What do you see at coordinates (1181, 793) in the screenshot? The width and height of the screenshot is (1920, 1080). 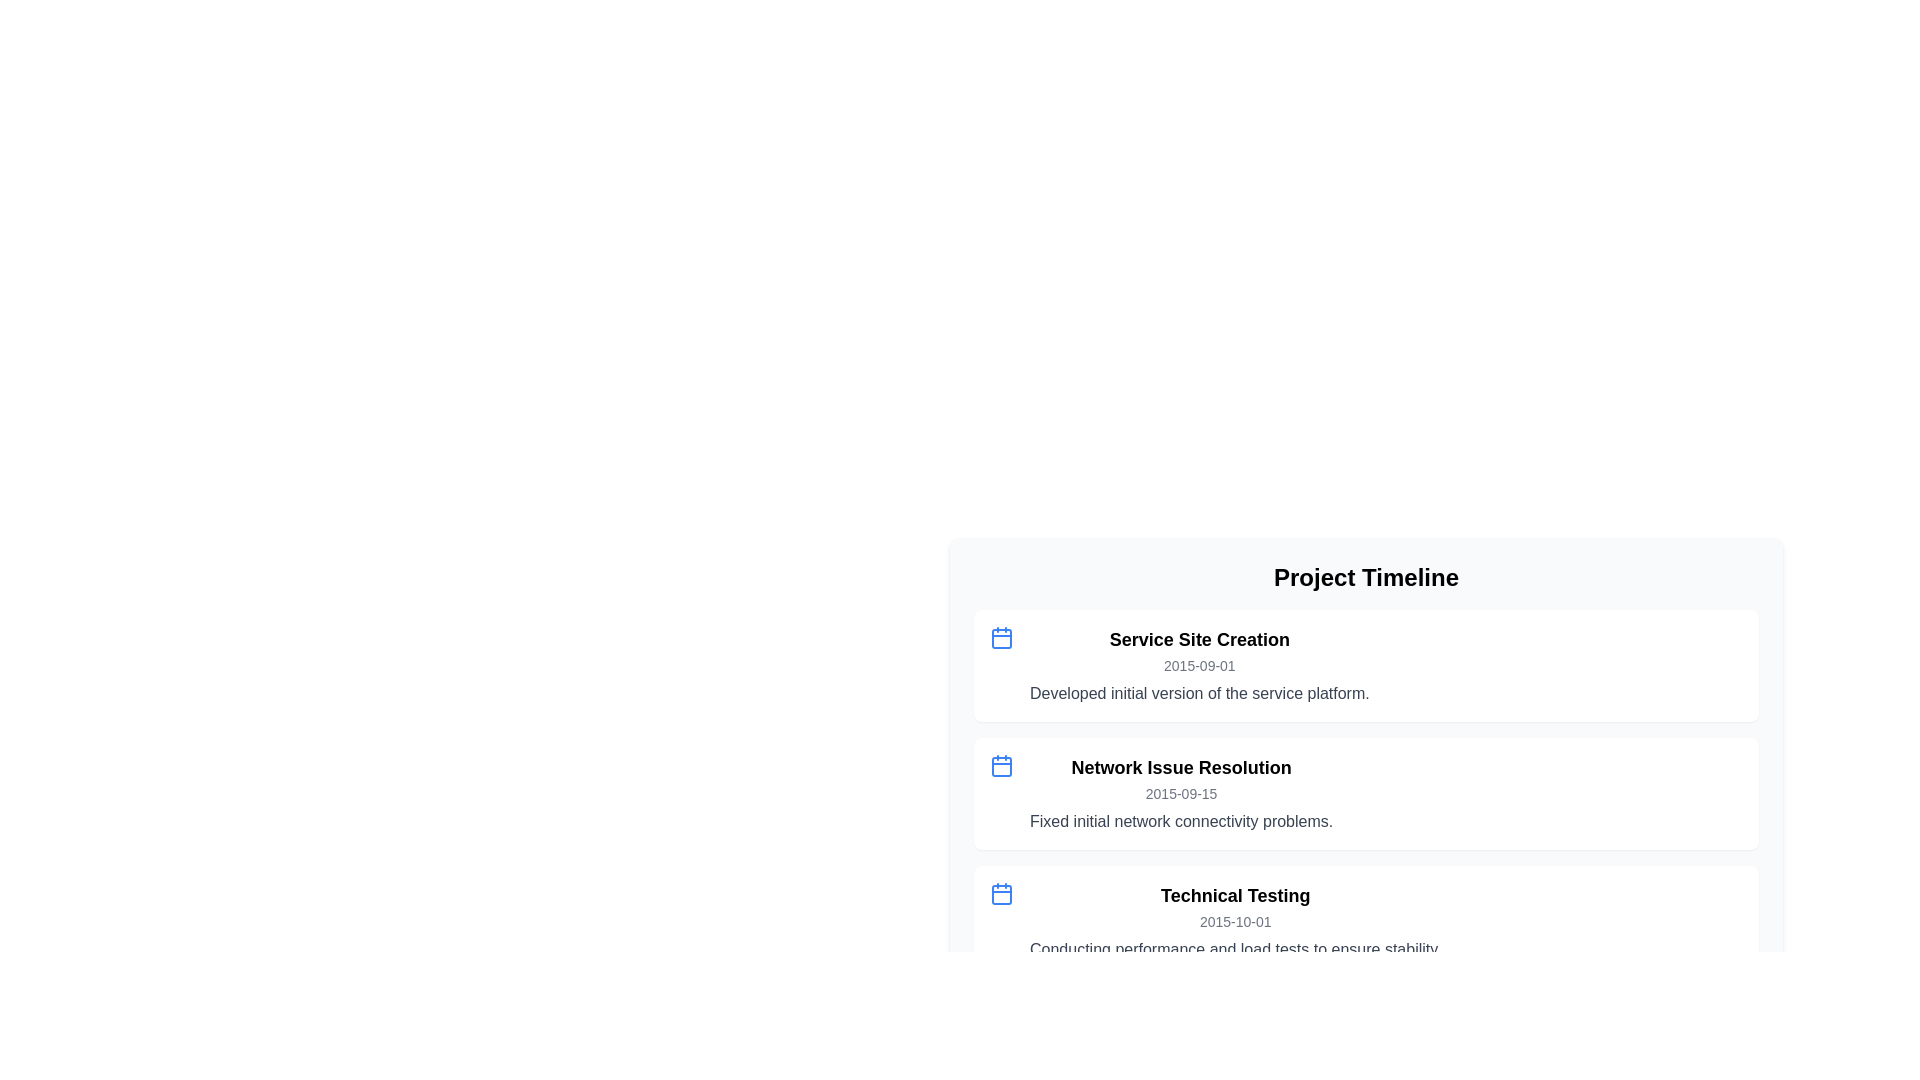 I see `text display that shows the date for the 'Network Issue Resolution' timeline entry, located below the title and above the description` at bounding box center [1181, 793].